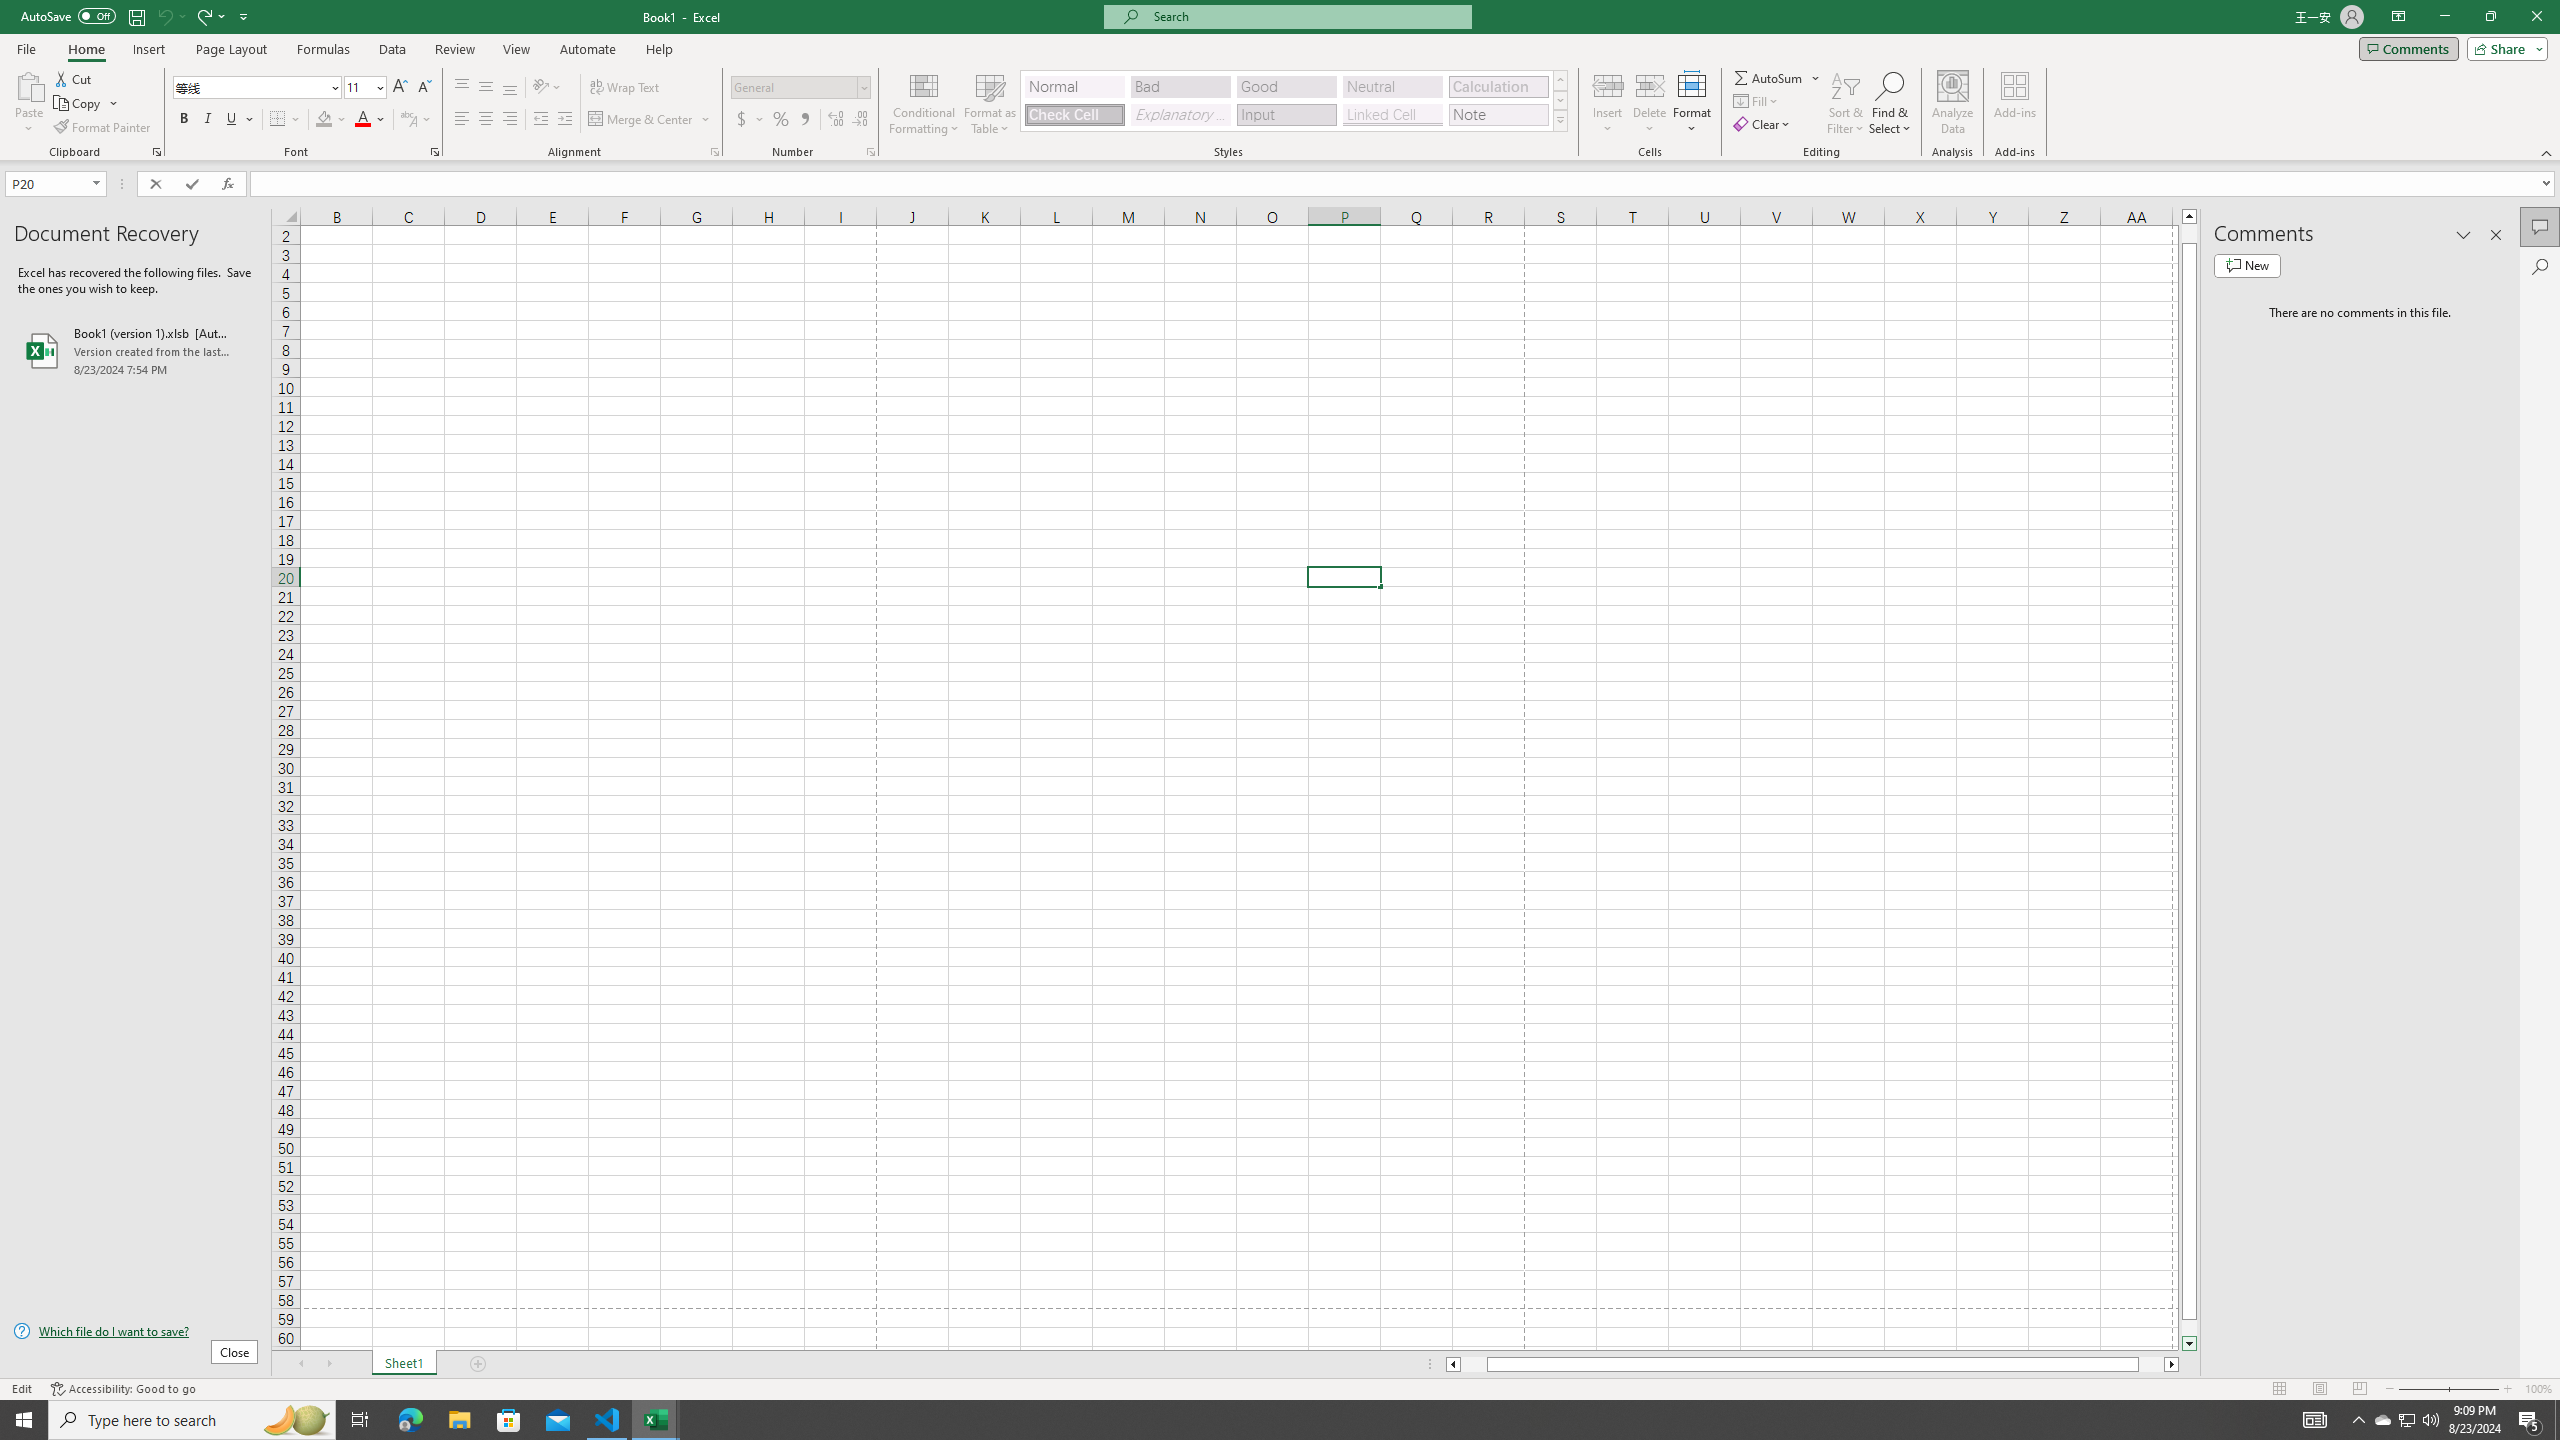 This screenshot has height=1440, width=2560. What do you see at coordinates (1497, 114) in the screenshot?
I see `'Note'` at bounding box center [1497, 114].